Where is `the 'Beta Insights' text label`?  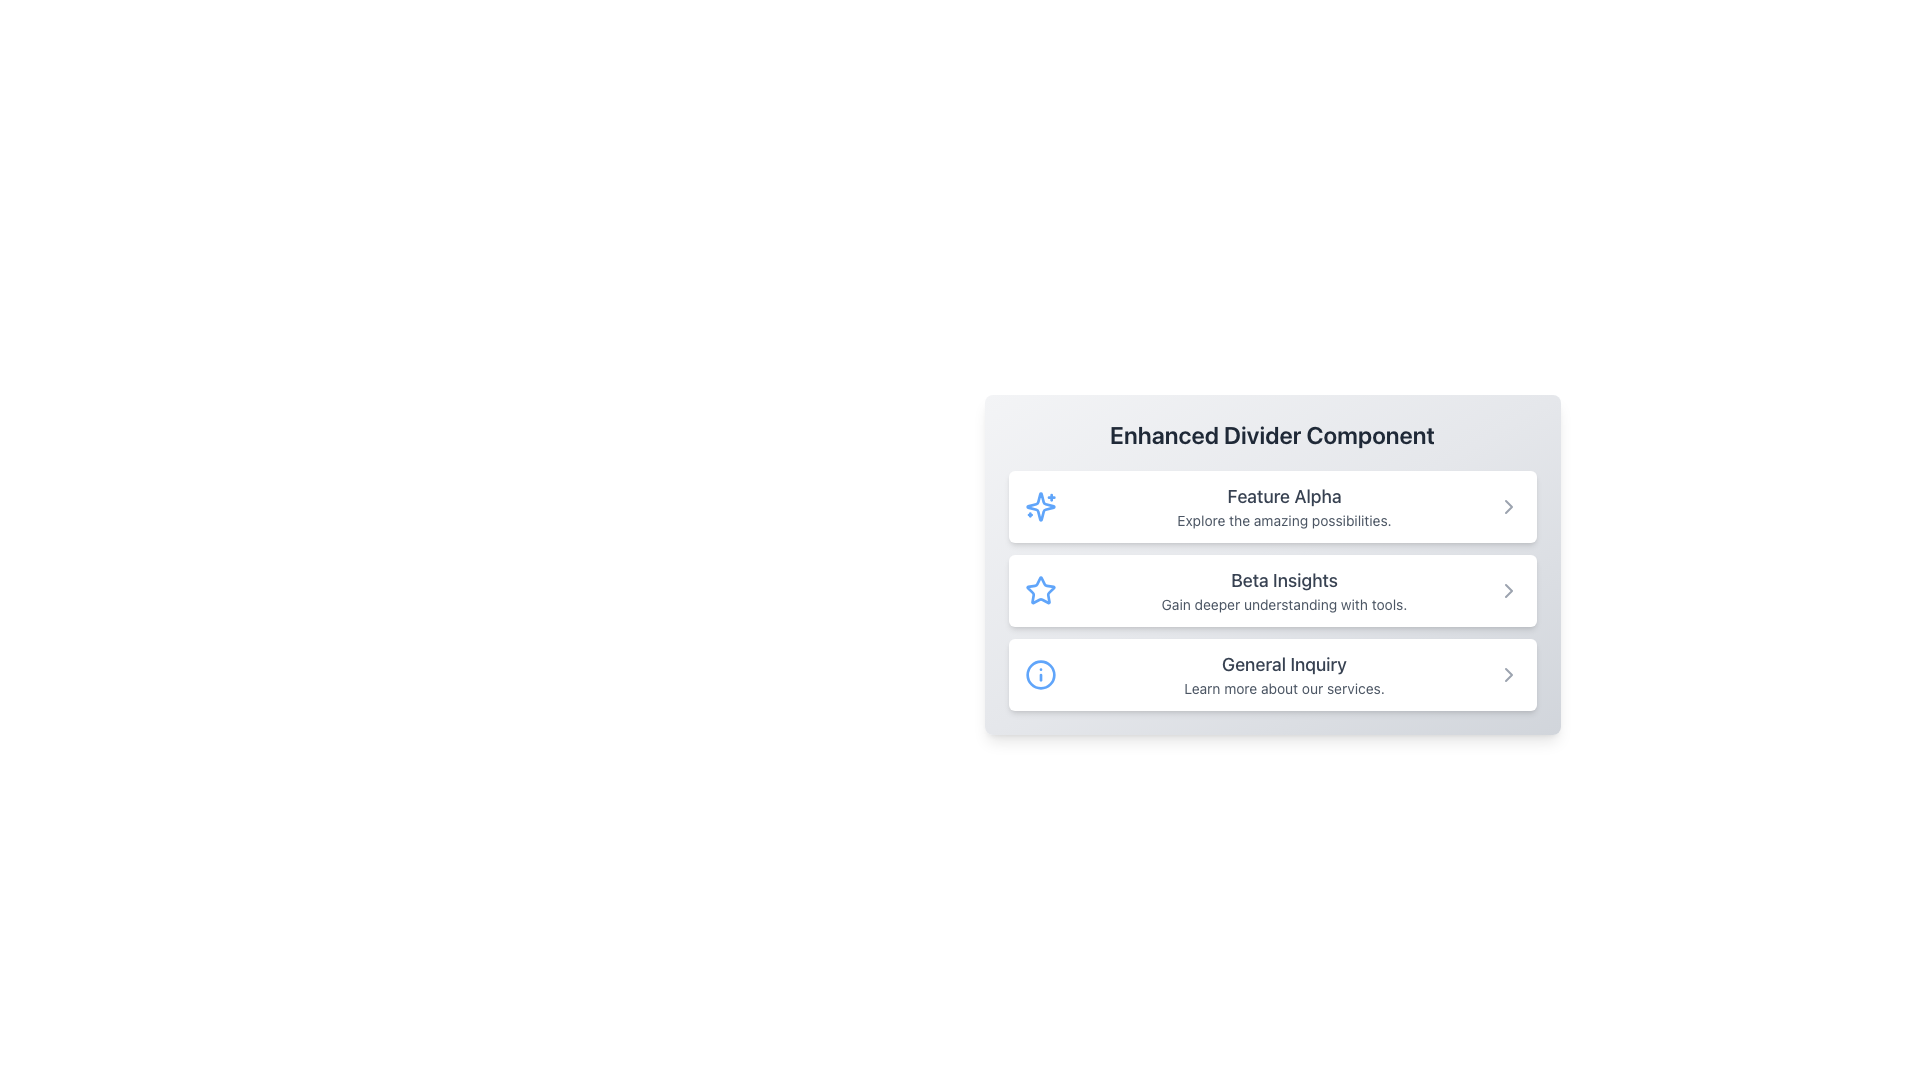 the 'Beta Insights' text label is located at coordinates (1284, 581).